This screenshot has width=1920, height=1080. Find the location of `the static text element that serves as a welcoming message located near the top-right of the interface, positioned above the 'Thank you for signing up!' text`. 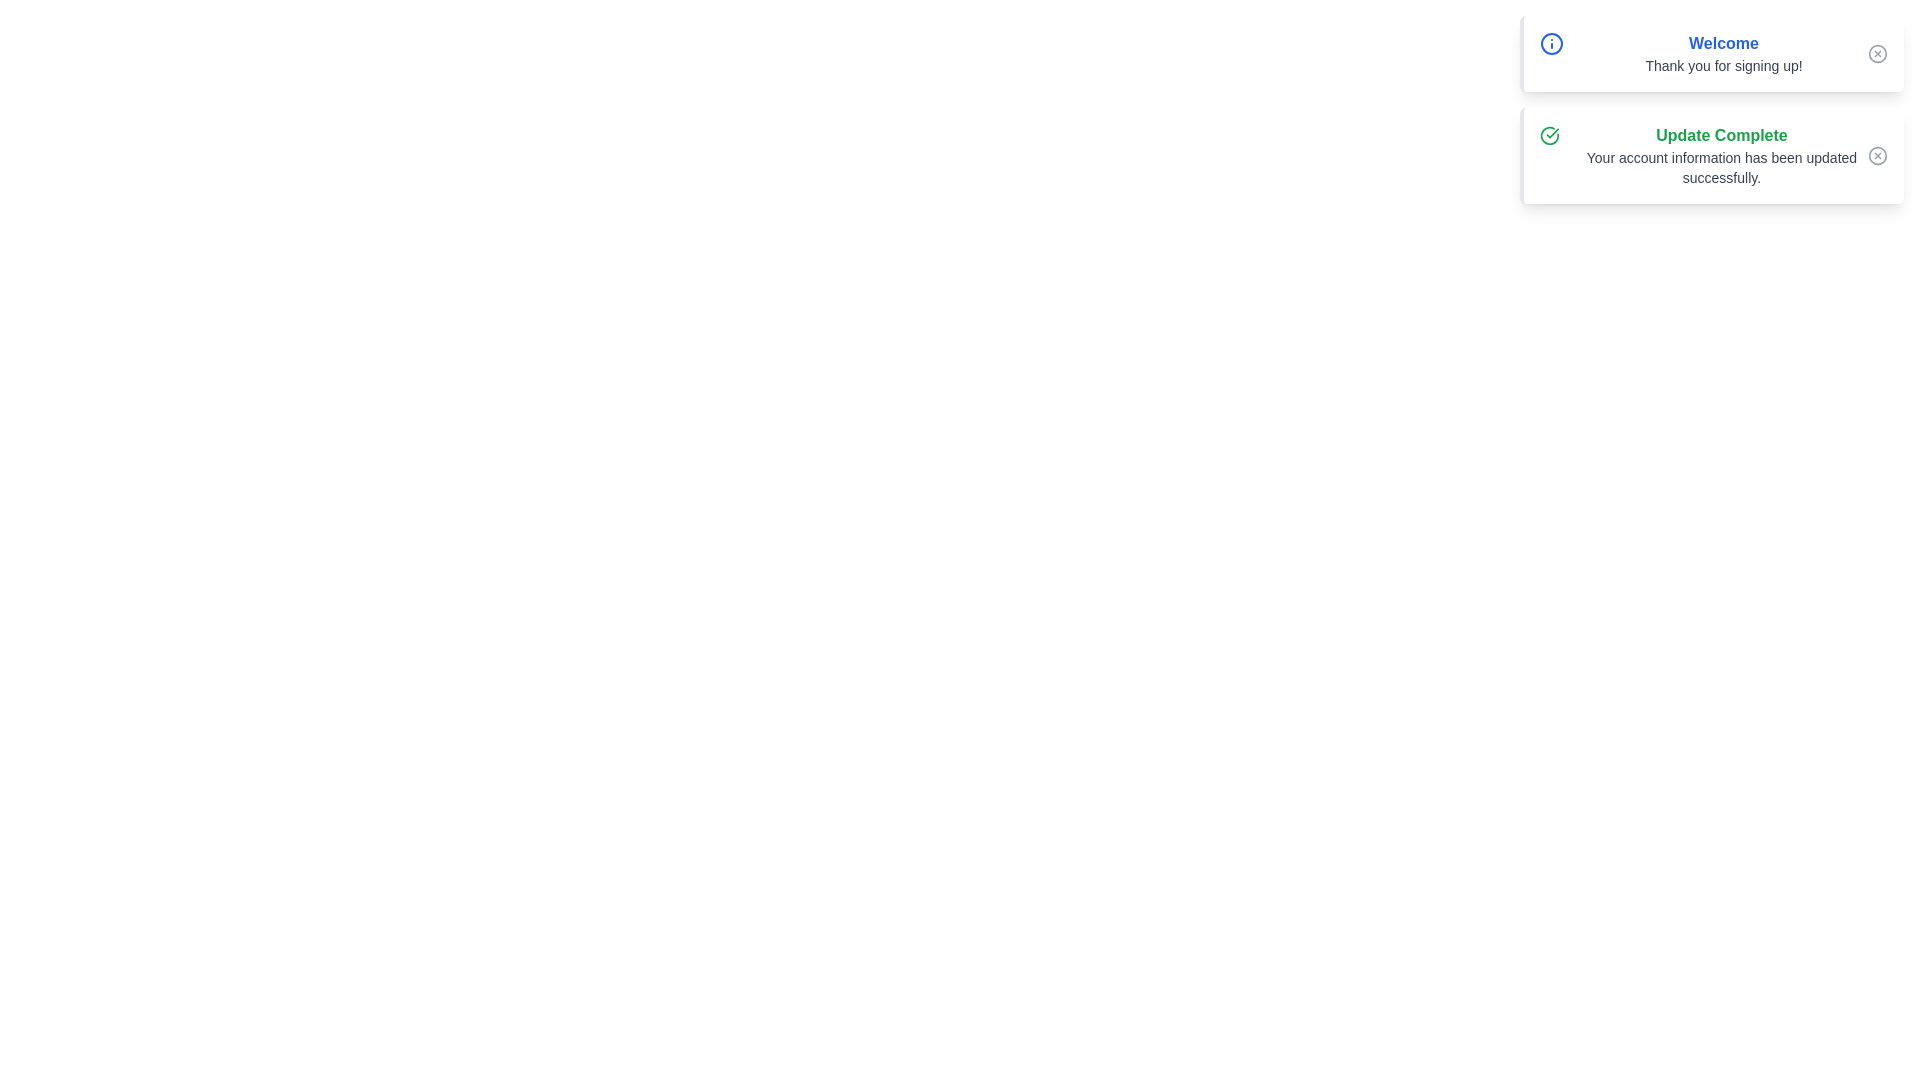

the static text element that serves as a welcoming message located near the top-right of the interface, positioned above the 'Thank you for signing up!' text is located at coordinates (1722, 43).